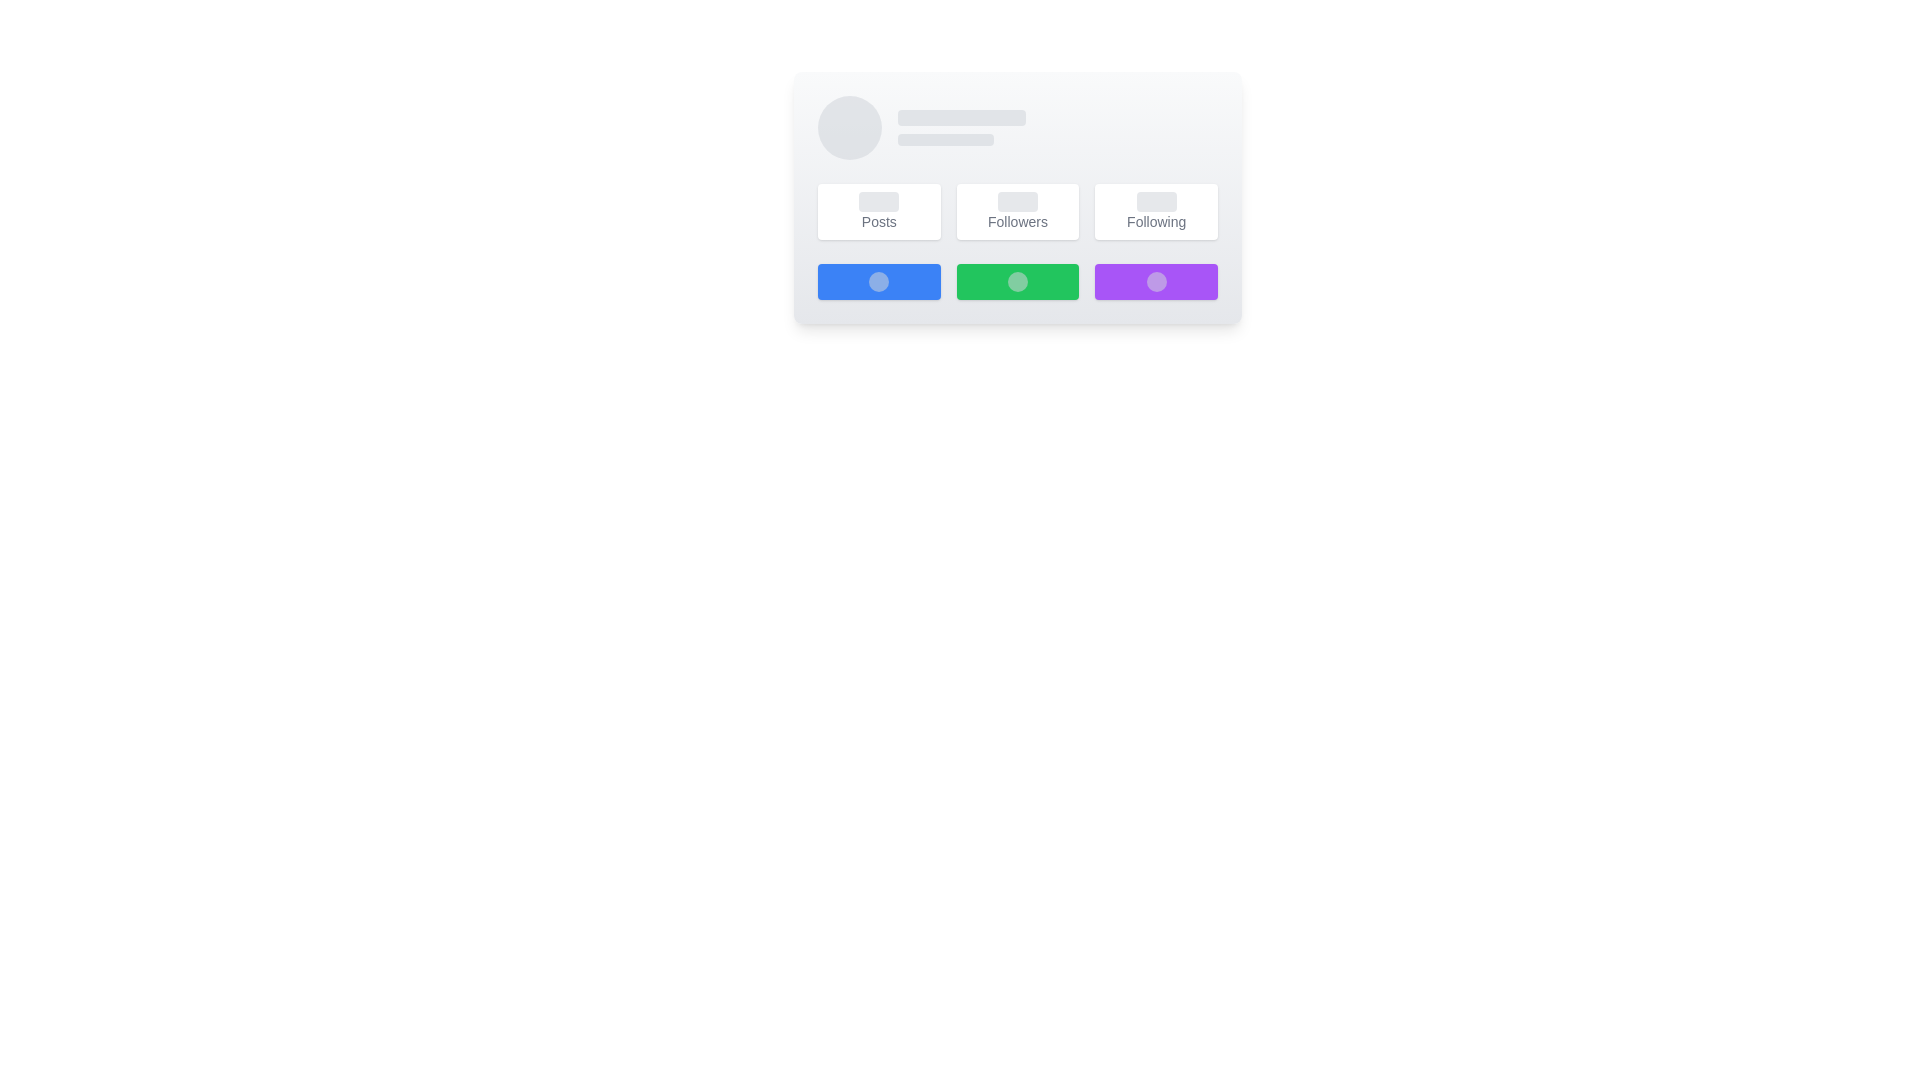 This screenshot has height=1080, width=1920. Describe the element at coordinates (1017, 222) in the screenshot. I see `the static text label indicating social media followers, located below the animated placeholder block and centered in the upper section among 'Posts', 'Followers', and 'Following'` at that location.